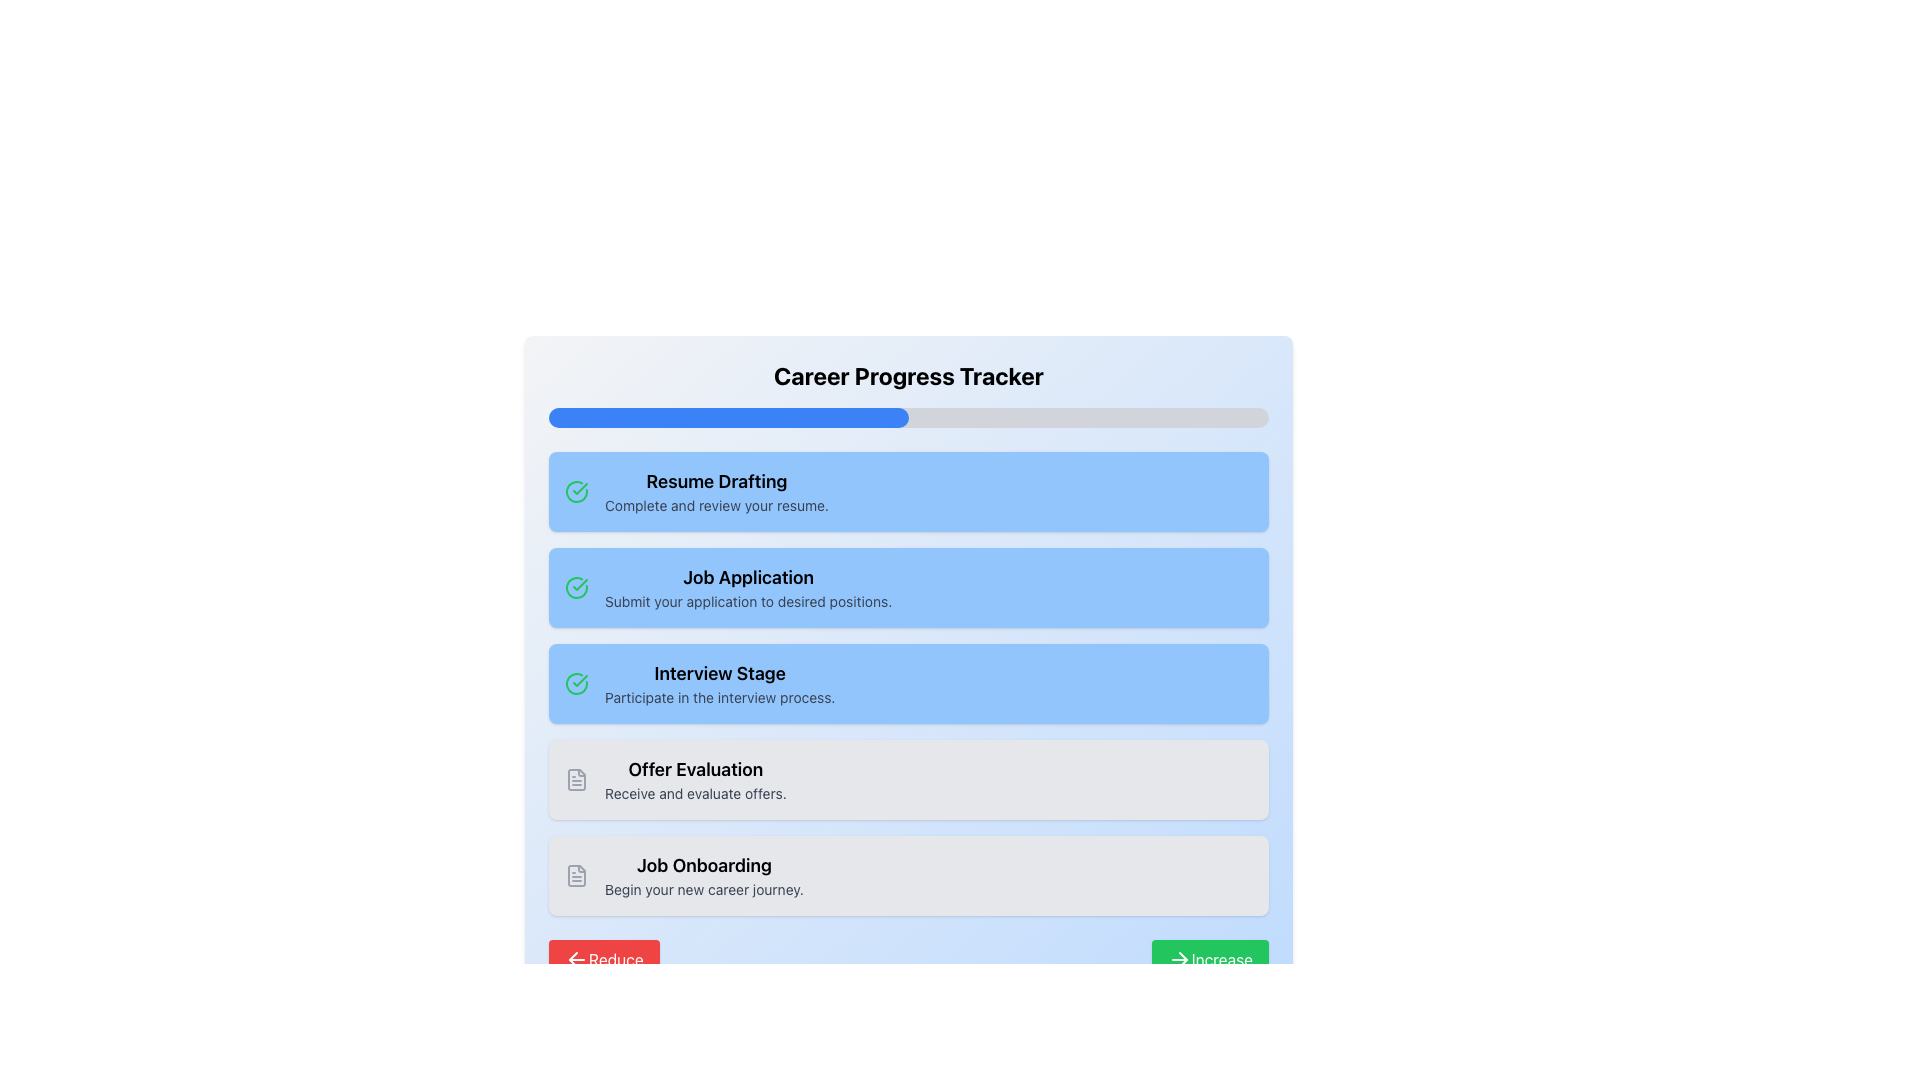 This screenshot has width=1920, height=1080. I want to click on the 'Offer Evaluation' informational panel to possibly navigate to more details about offers, so click(907, 778).